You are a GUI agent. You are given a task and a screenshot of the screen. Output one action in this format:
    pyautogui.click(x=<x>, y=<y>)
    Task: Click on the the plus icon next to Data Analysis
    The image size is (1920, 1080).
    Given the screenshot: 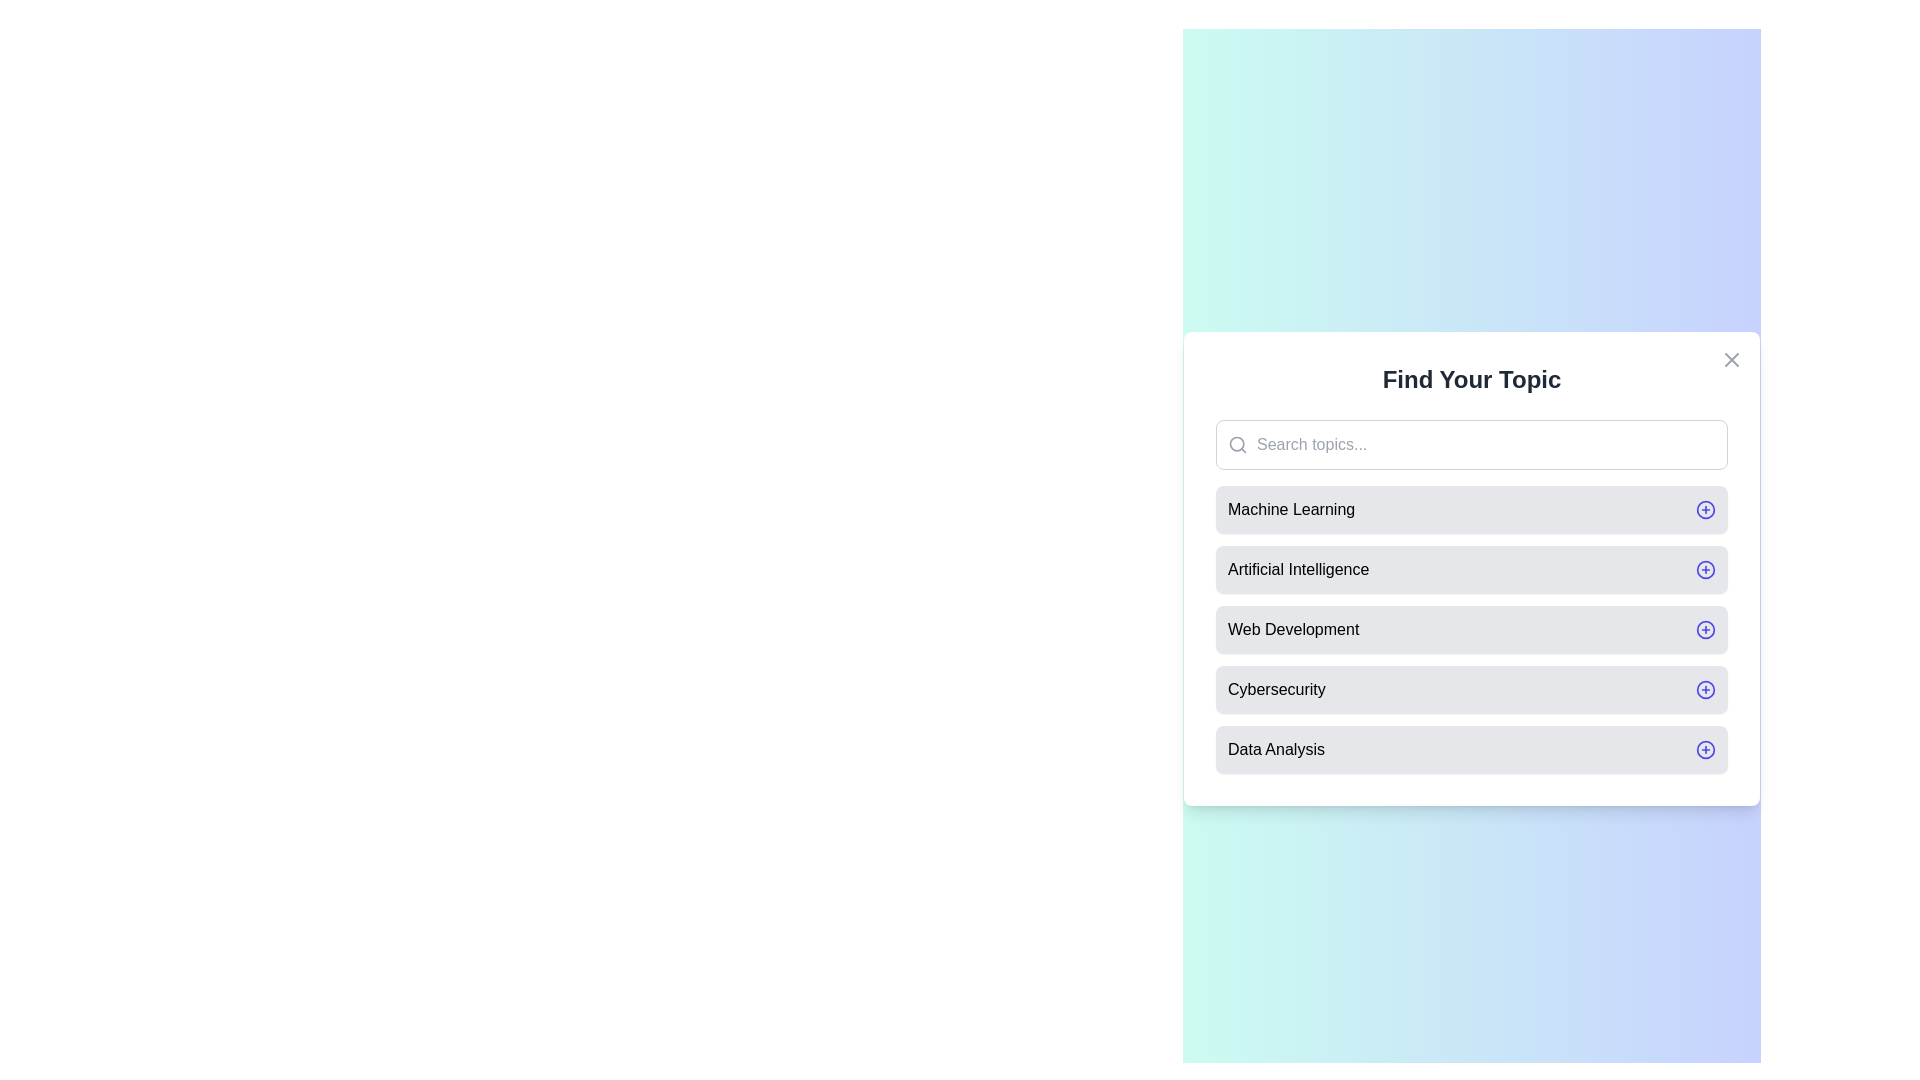 What is the action you would take?
    pyautogui.click(x=1704, y=749)
    